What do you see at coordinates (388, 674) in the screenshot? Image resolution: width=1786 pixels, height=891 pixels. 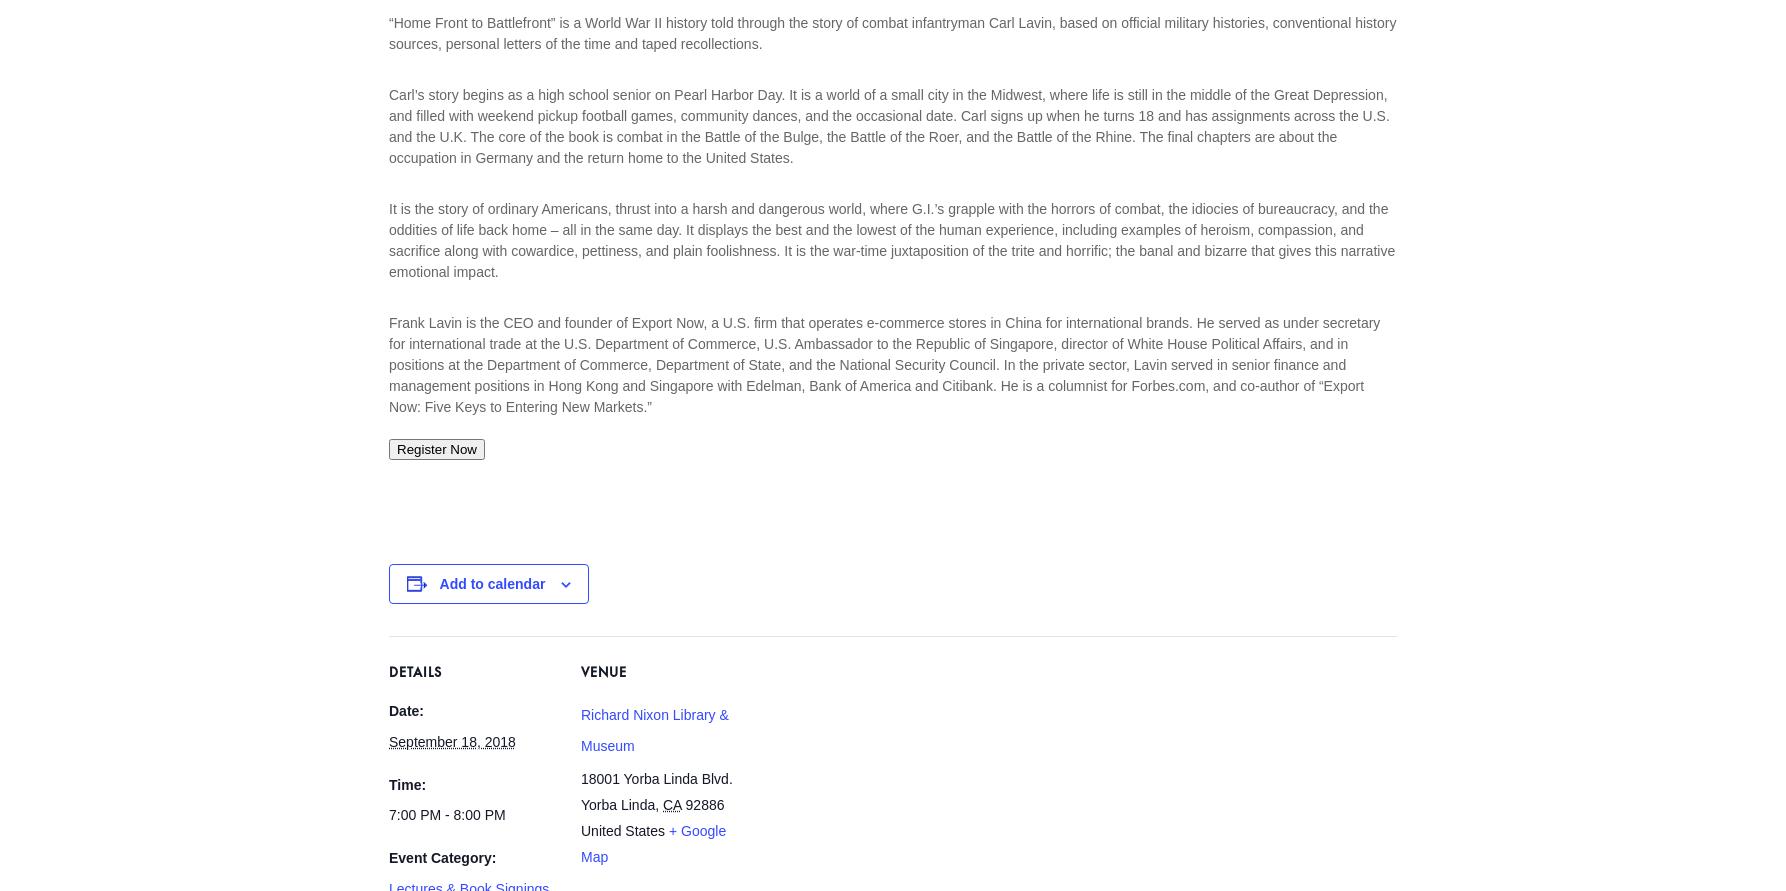 I see `'Details'` at bounding box center [388, 674].